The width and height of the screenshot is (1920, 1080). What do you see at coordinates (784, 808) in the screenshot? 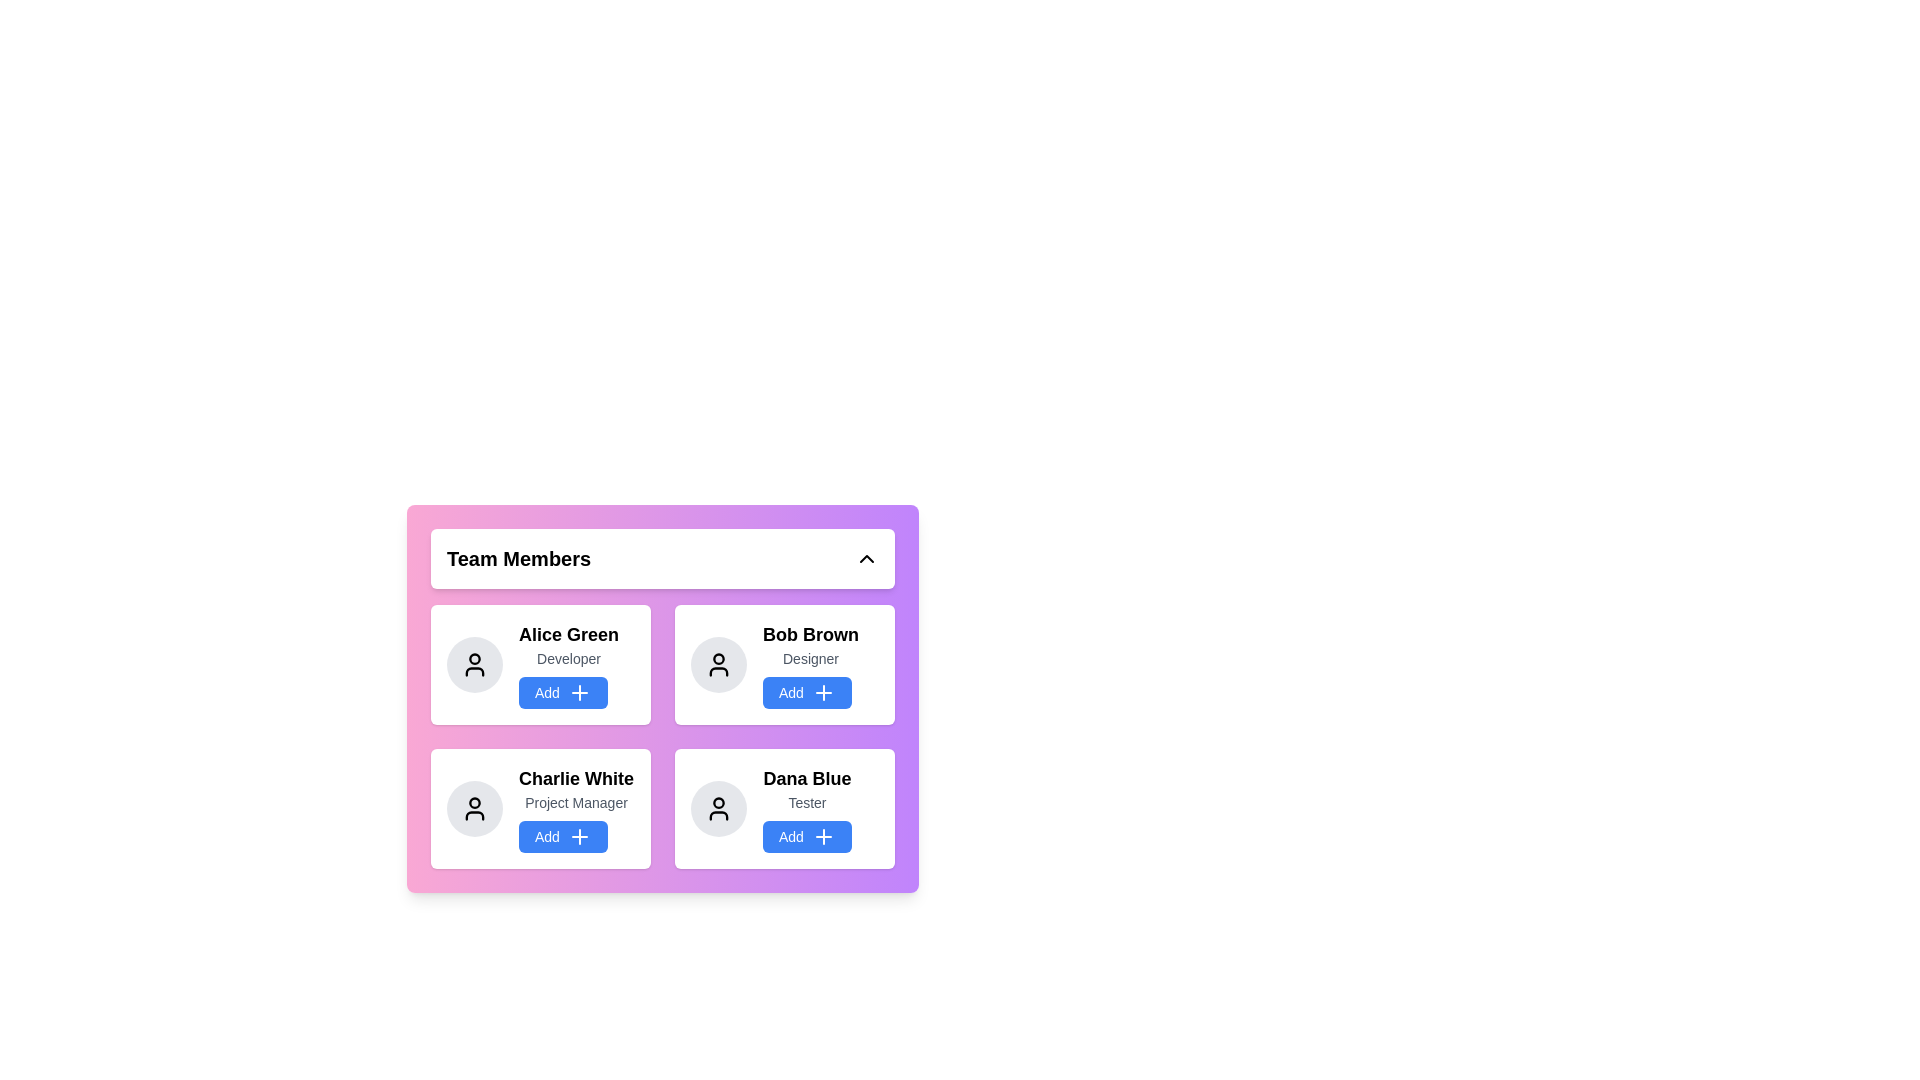
I see `the user card for 'Dana Blue', the fourth card in the grid layout, located in the bottom-right position` at bounding box center [784, 808].